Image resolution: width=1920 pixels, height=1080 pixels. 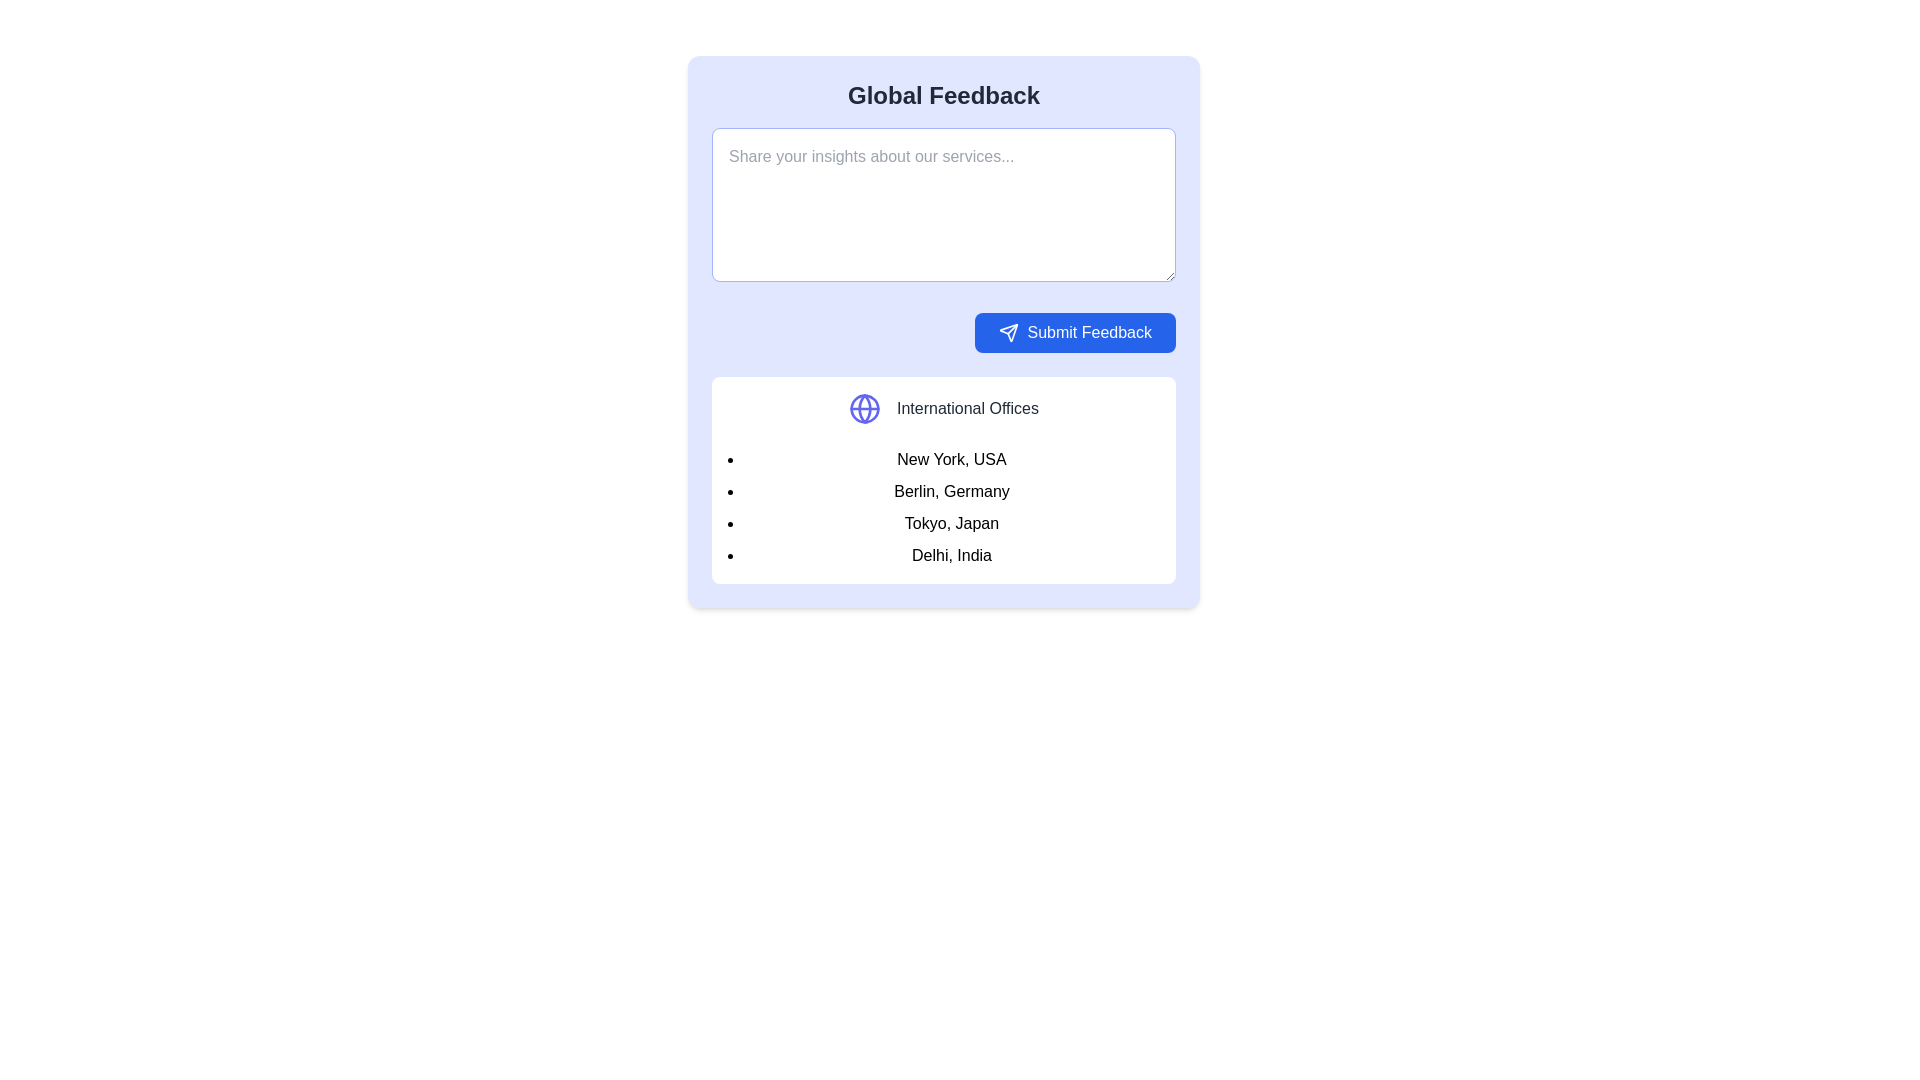 I want to click on the 'Submit Feedback' button located below the feedback text area in the 'Global Feedback' section, so click(x=1074, y=331).